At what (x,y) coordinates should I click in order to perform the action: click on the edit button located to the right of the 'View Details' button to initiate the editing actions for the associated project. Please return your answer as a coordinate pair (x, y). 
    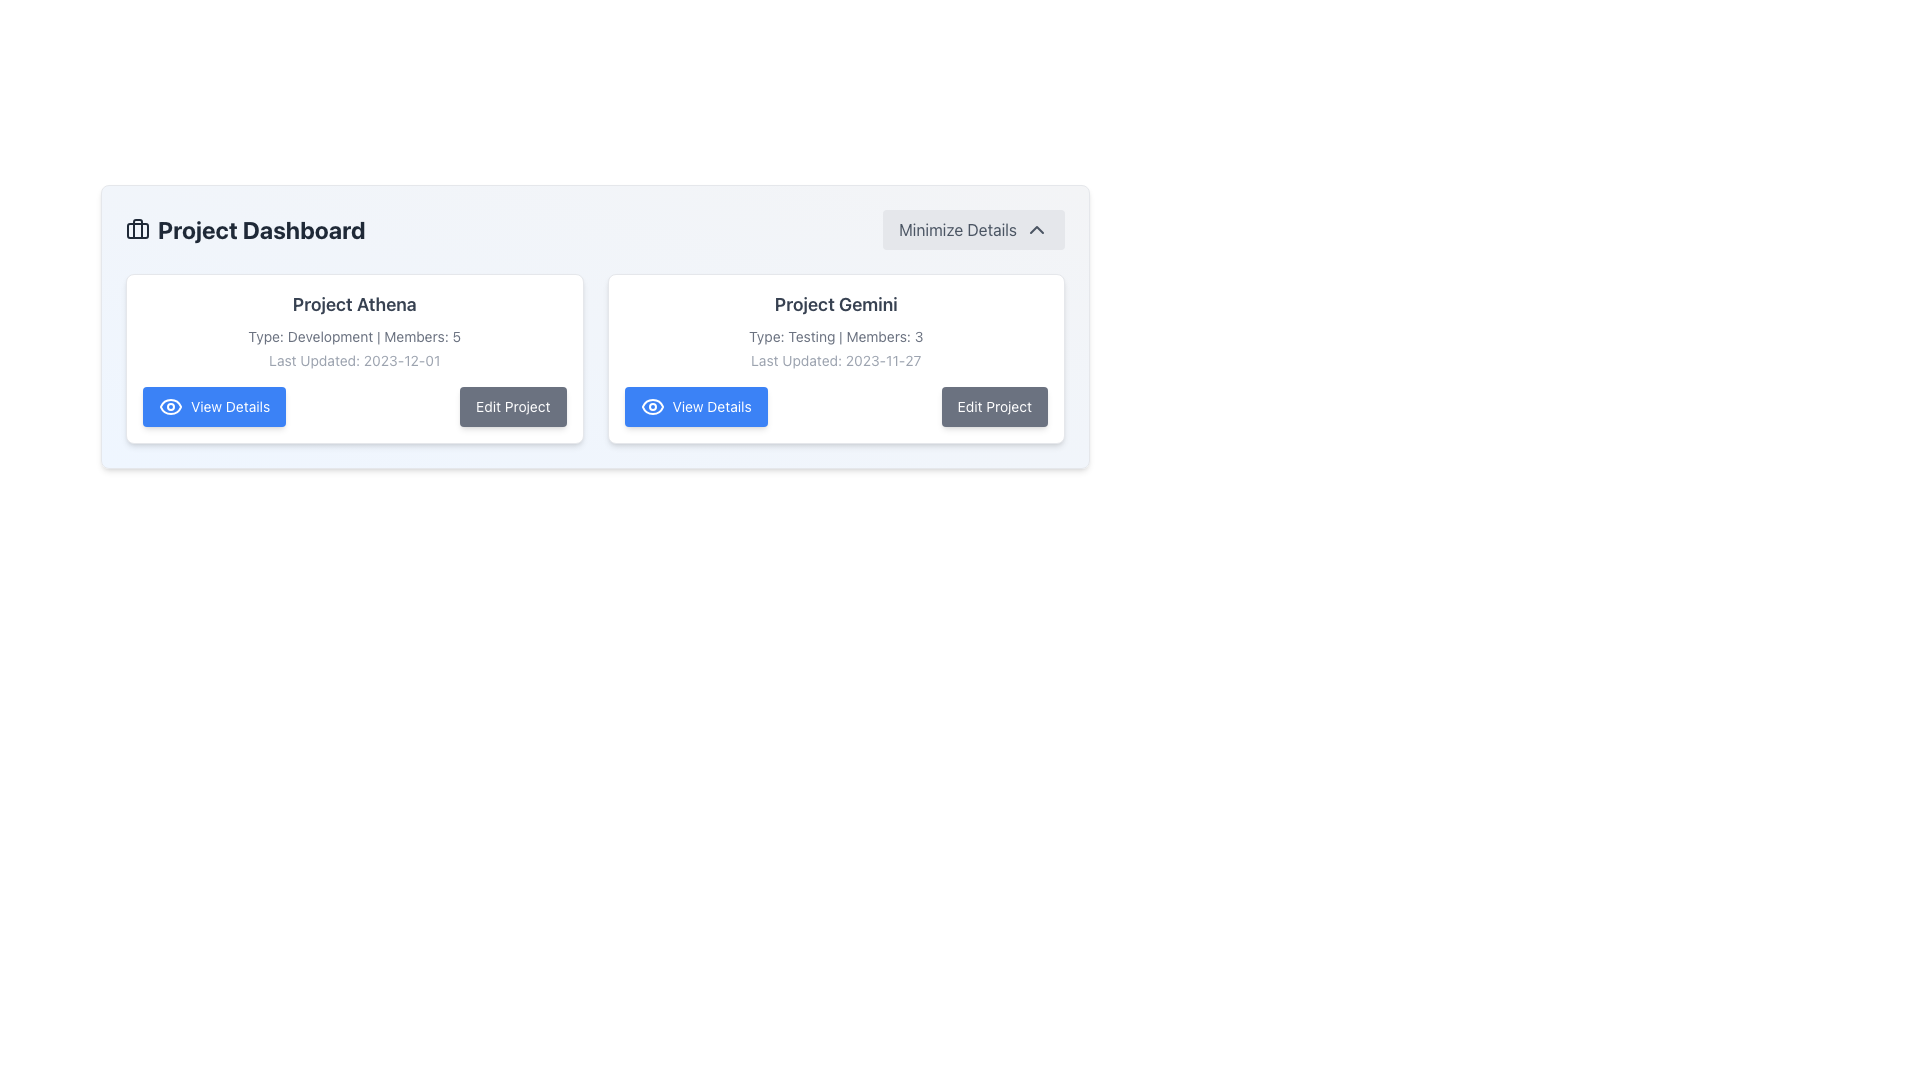
    Looking at the image, I should click on (513, 406).